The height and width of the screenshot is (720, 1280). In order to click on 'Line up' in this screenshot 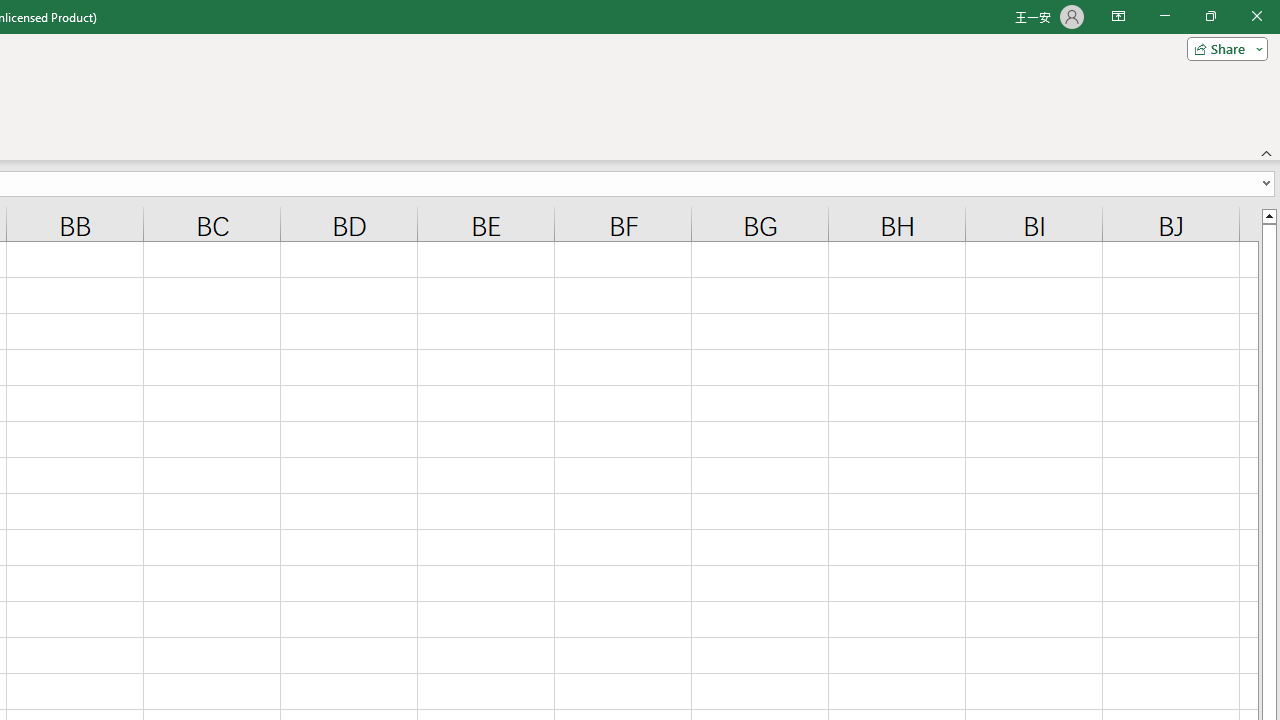, I will do `click(1268, 215)`.